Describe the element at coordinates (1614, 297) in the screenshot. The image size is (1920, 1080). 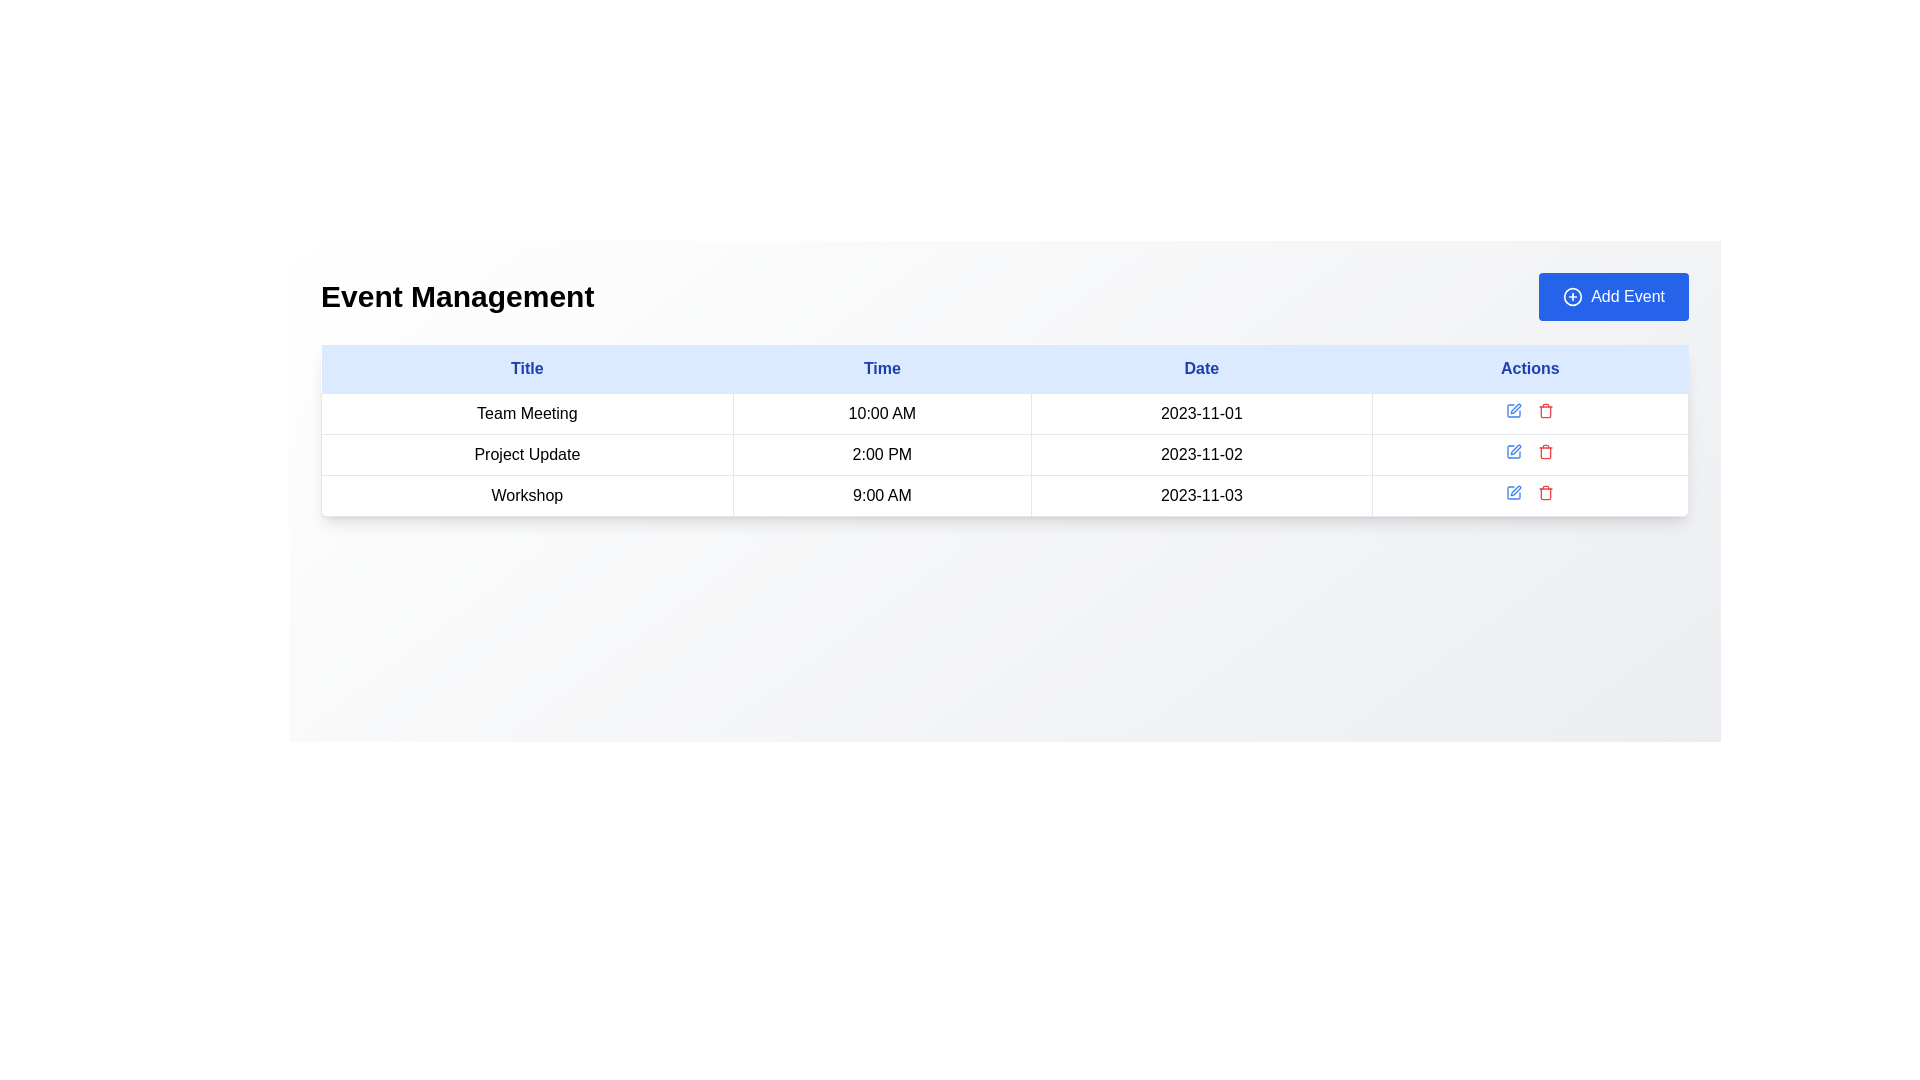
I see `the 'Add Event' button, a blue rectangular button with rounded edges located in the header section labeled 'Event Management.'` at that location.